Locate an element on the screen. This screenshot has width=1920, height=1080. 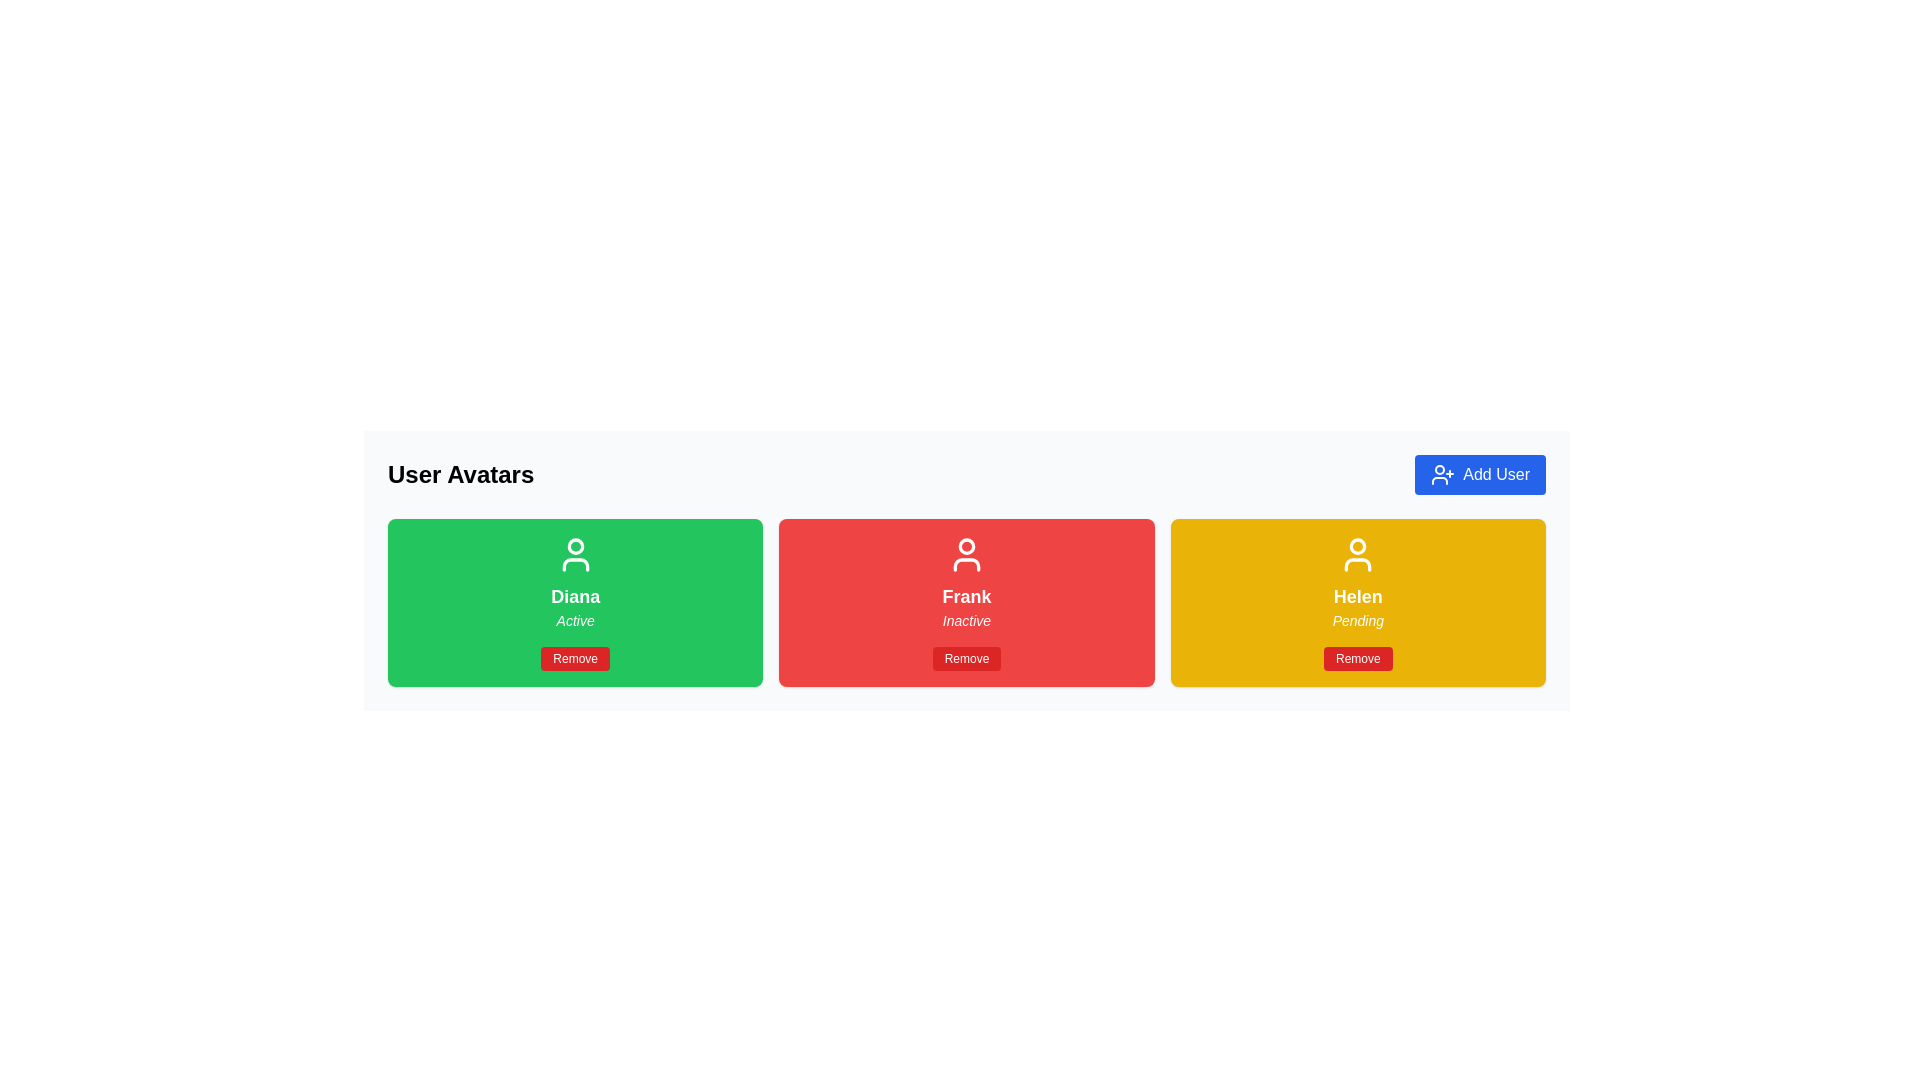
the user icon located at the center-top of the third user card, which visually identifies user accounts, positioned above the text 'Helen' is located at coordinates (1358, 564).